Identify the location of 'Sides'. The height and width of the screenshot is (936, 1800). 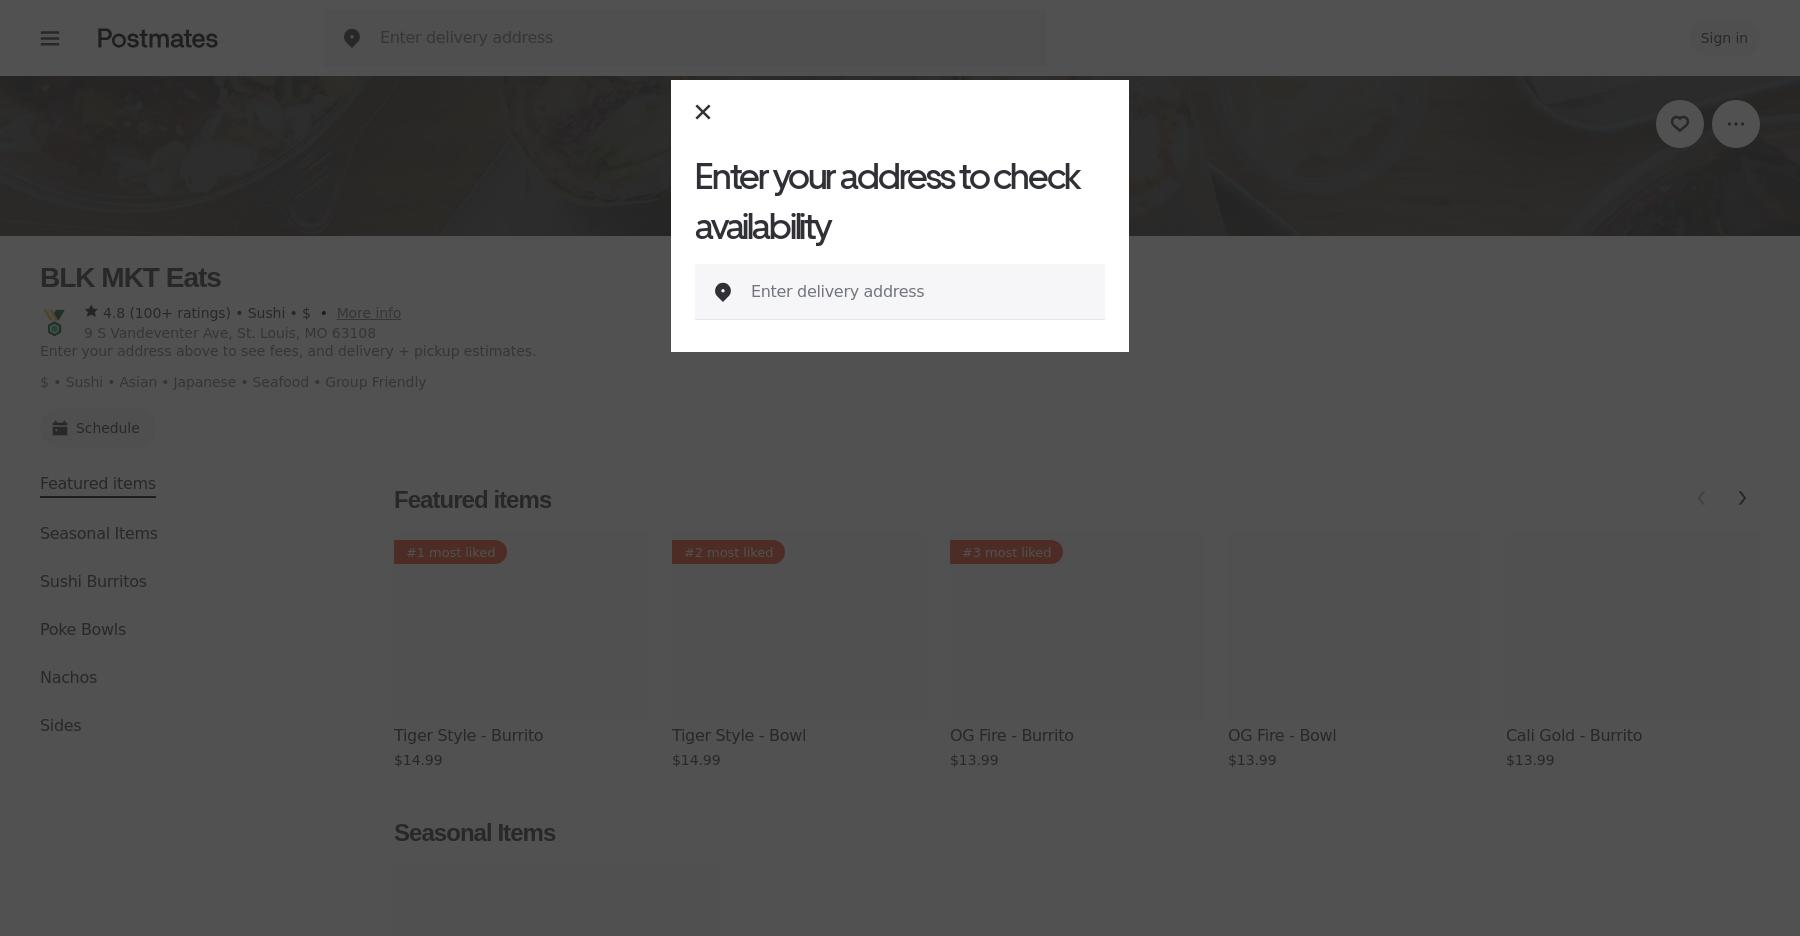
(59, 724).